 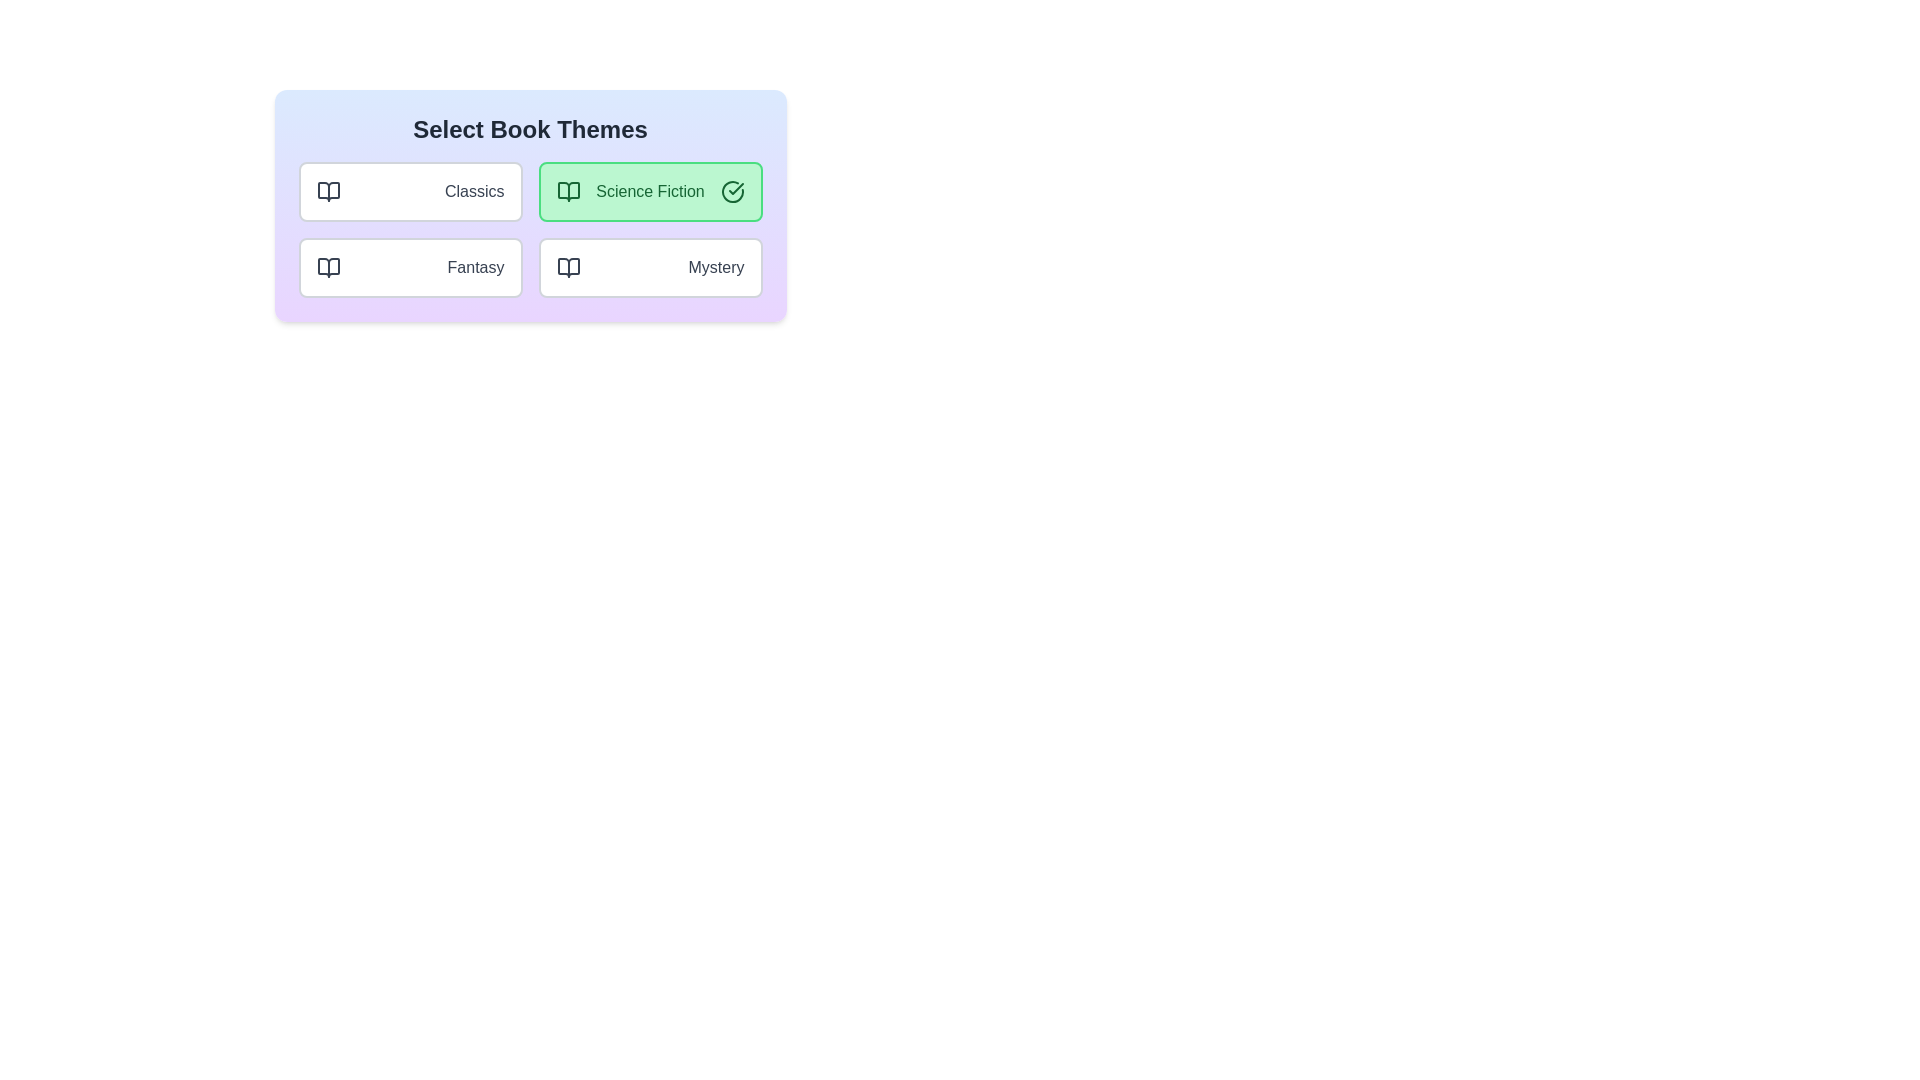 What do you see at coordinates (409, 266) in the screenshot?
I see `the theme Fantasy` at bounding box center [409, 266].